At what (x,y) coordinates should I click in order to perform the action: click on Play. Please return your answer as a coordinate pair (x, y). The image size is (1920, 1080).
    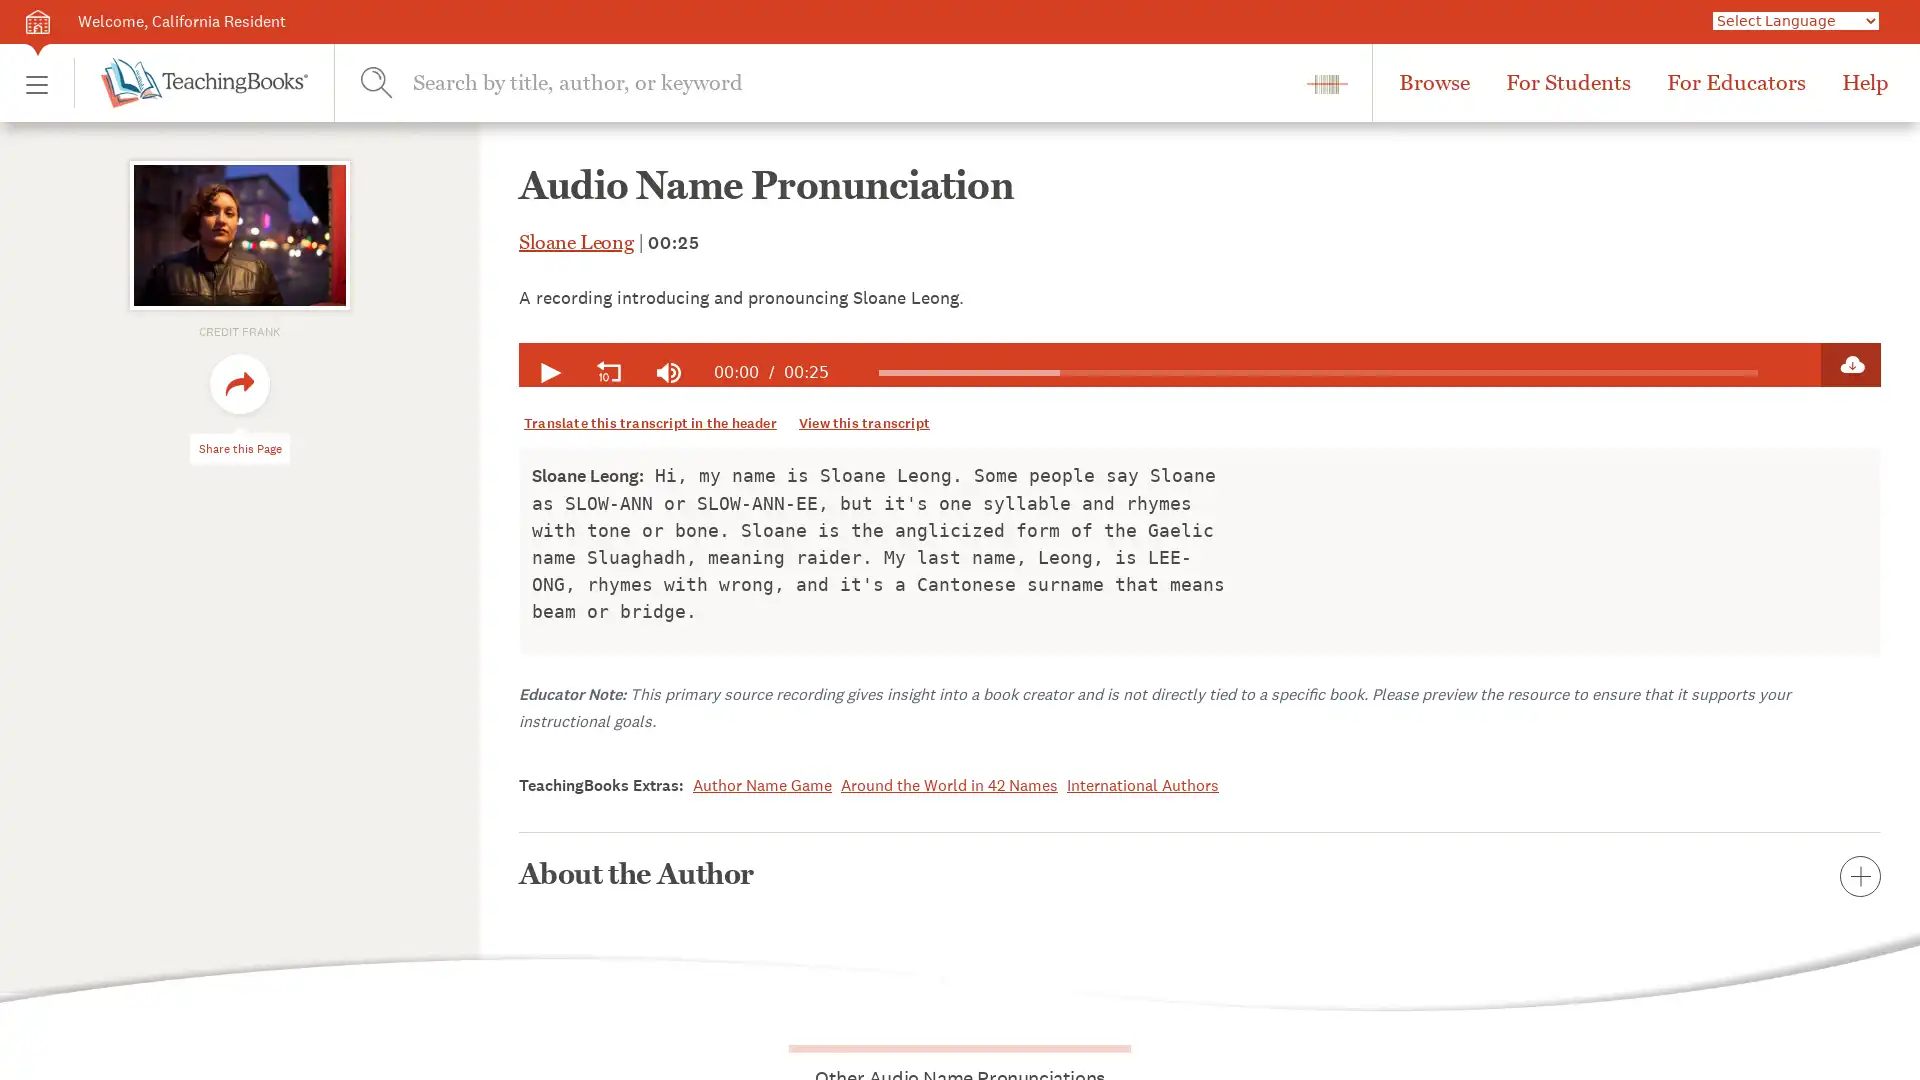
    Looking at the image, I should click on (548, 373).